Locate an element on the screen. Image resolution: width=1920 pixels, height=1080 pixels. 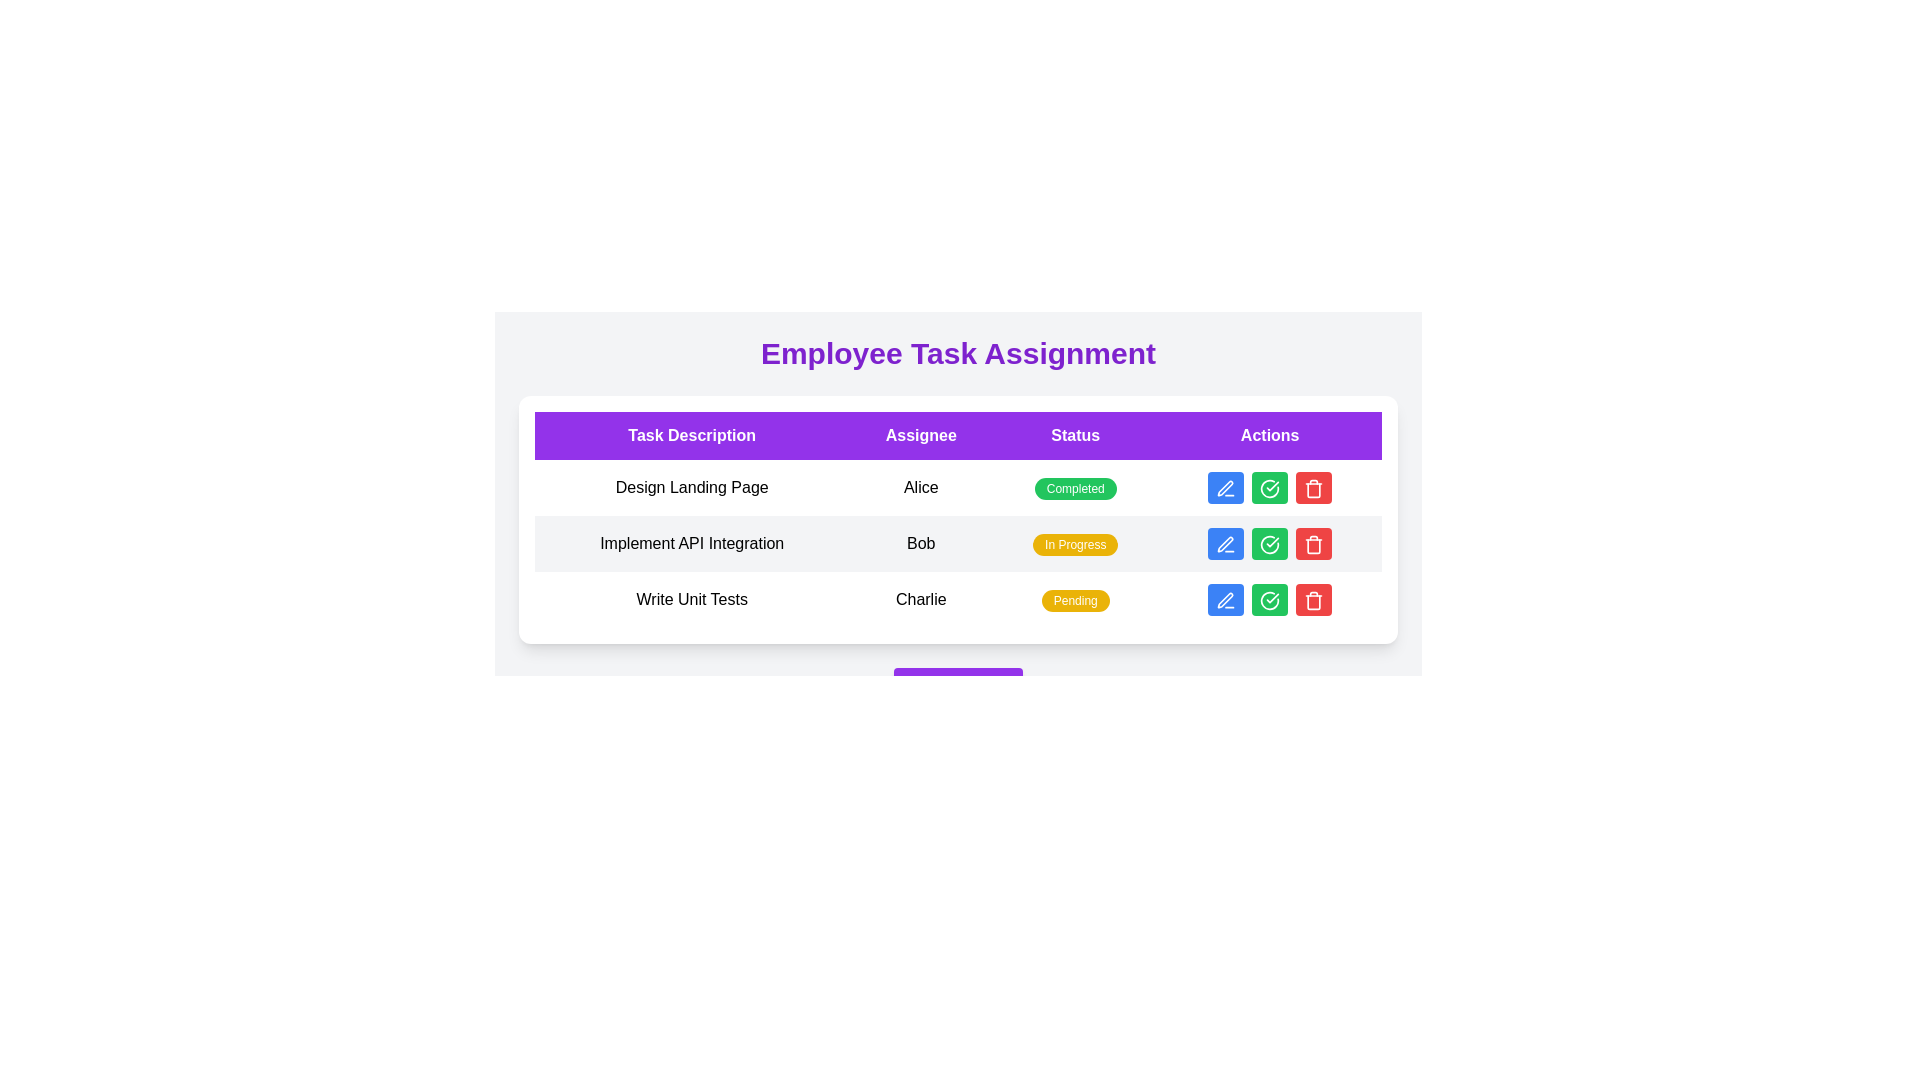
the edit button in the 'Actions' column for the entry corresponding to 'Charlie' is located at coordinates (1225, 599).